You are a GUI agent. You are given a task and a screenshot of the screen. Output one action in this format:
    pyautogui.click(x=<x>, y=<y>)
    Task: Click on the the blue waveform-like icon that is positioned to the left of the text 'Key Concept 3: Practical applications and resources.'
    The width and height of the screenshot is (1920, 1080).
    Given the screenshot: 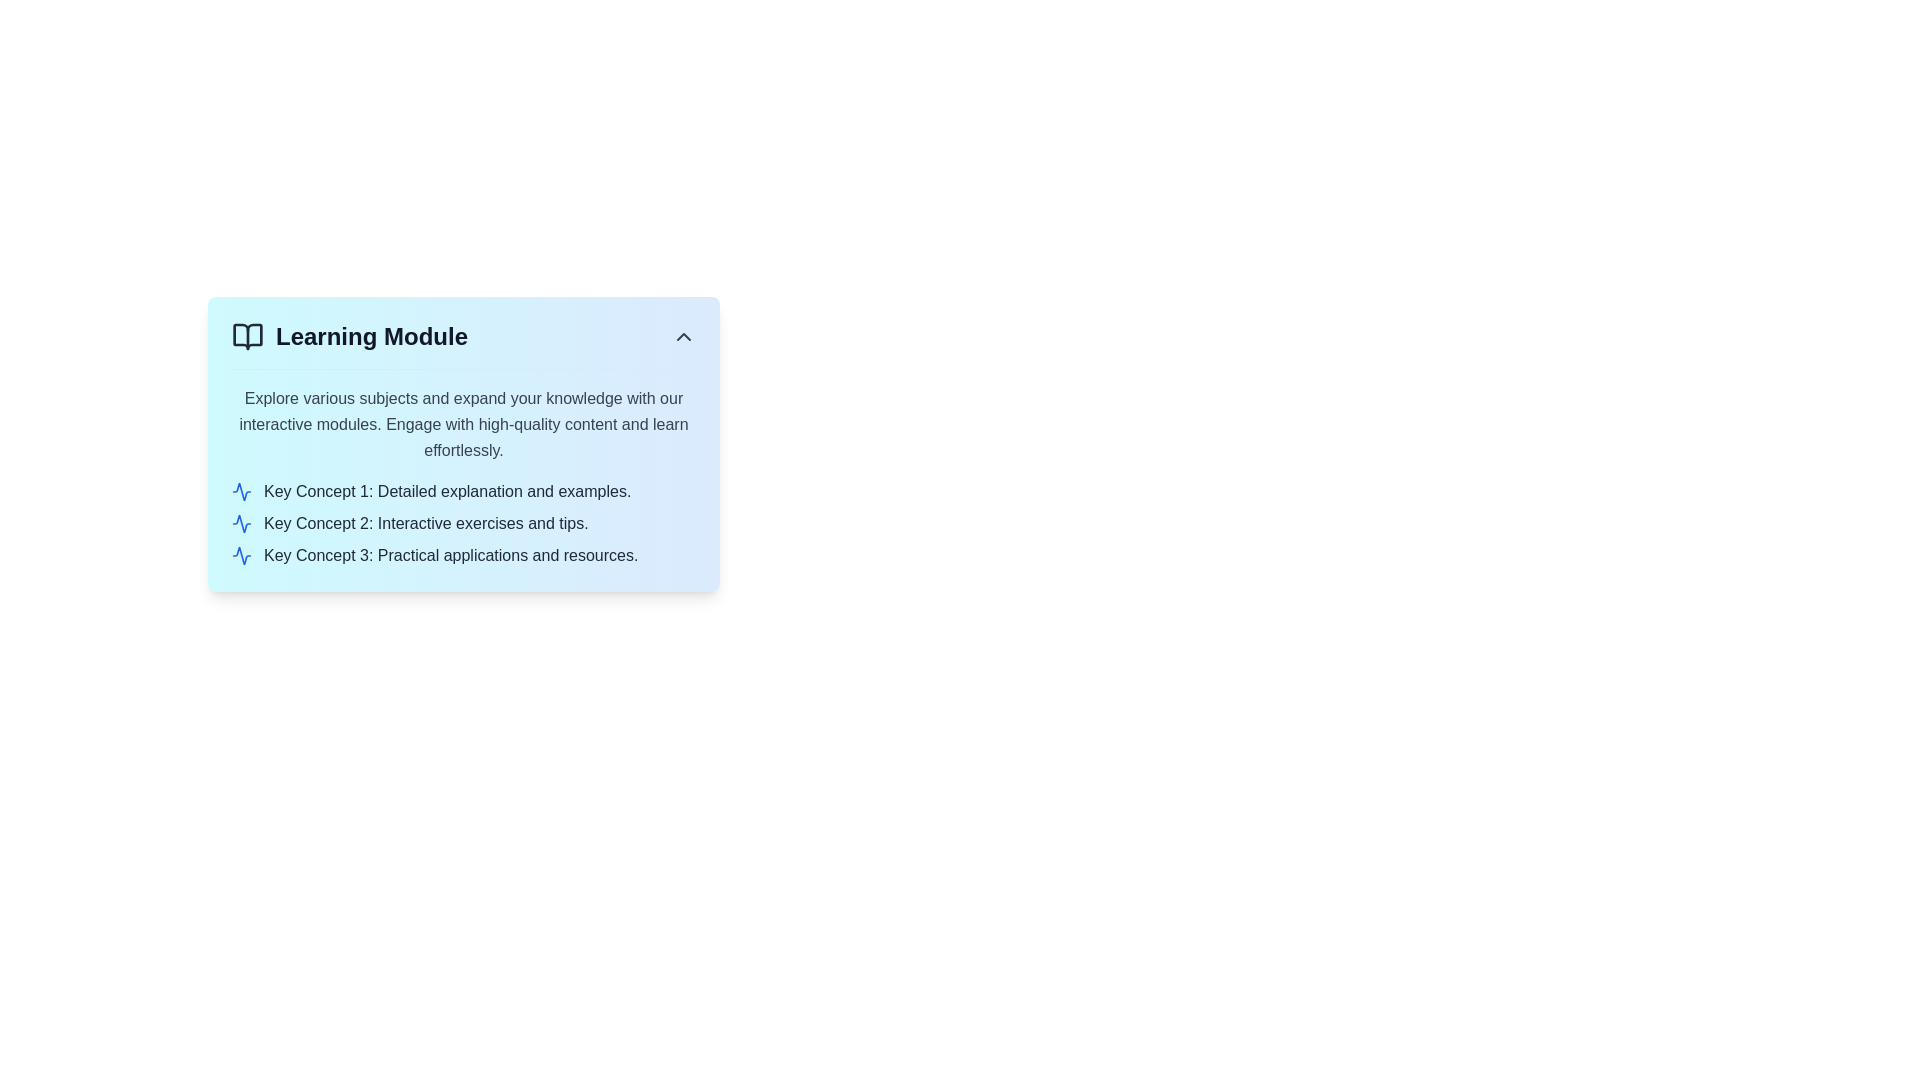 What is the action you would take?
    pyautogui.click(x=240, y=555)
    